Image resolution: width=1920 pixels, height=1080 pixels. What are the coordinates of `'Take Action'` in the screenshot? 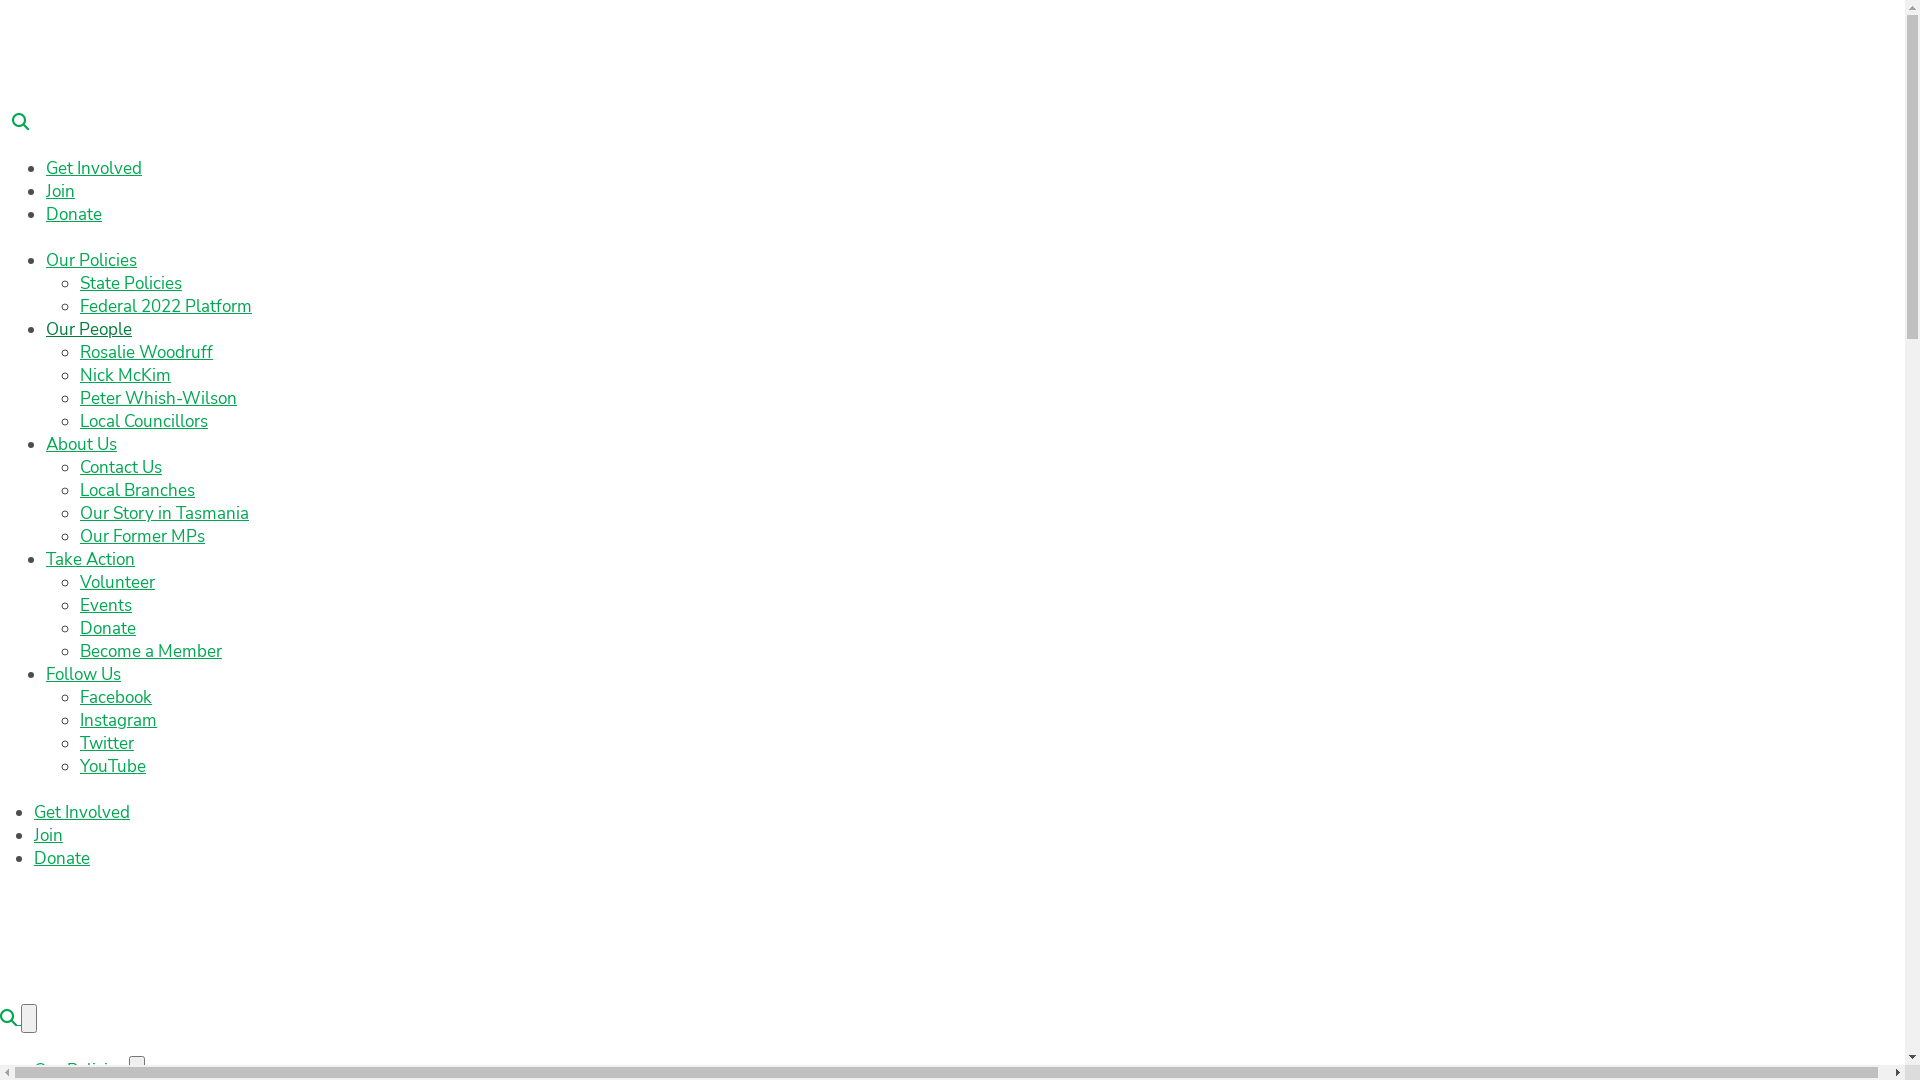 It's located at (46, 559).